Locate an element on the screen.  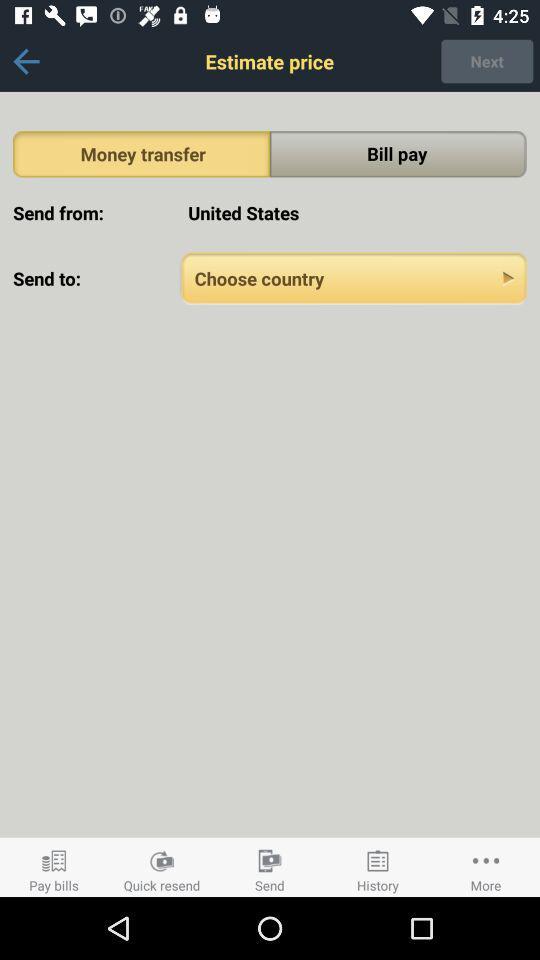
the item above the send from: is located at coordinates (140, 153).